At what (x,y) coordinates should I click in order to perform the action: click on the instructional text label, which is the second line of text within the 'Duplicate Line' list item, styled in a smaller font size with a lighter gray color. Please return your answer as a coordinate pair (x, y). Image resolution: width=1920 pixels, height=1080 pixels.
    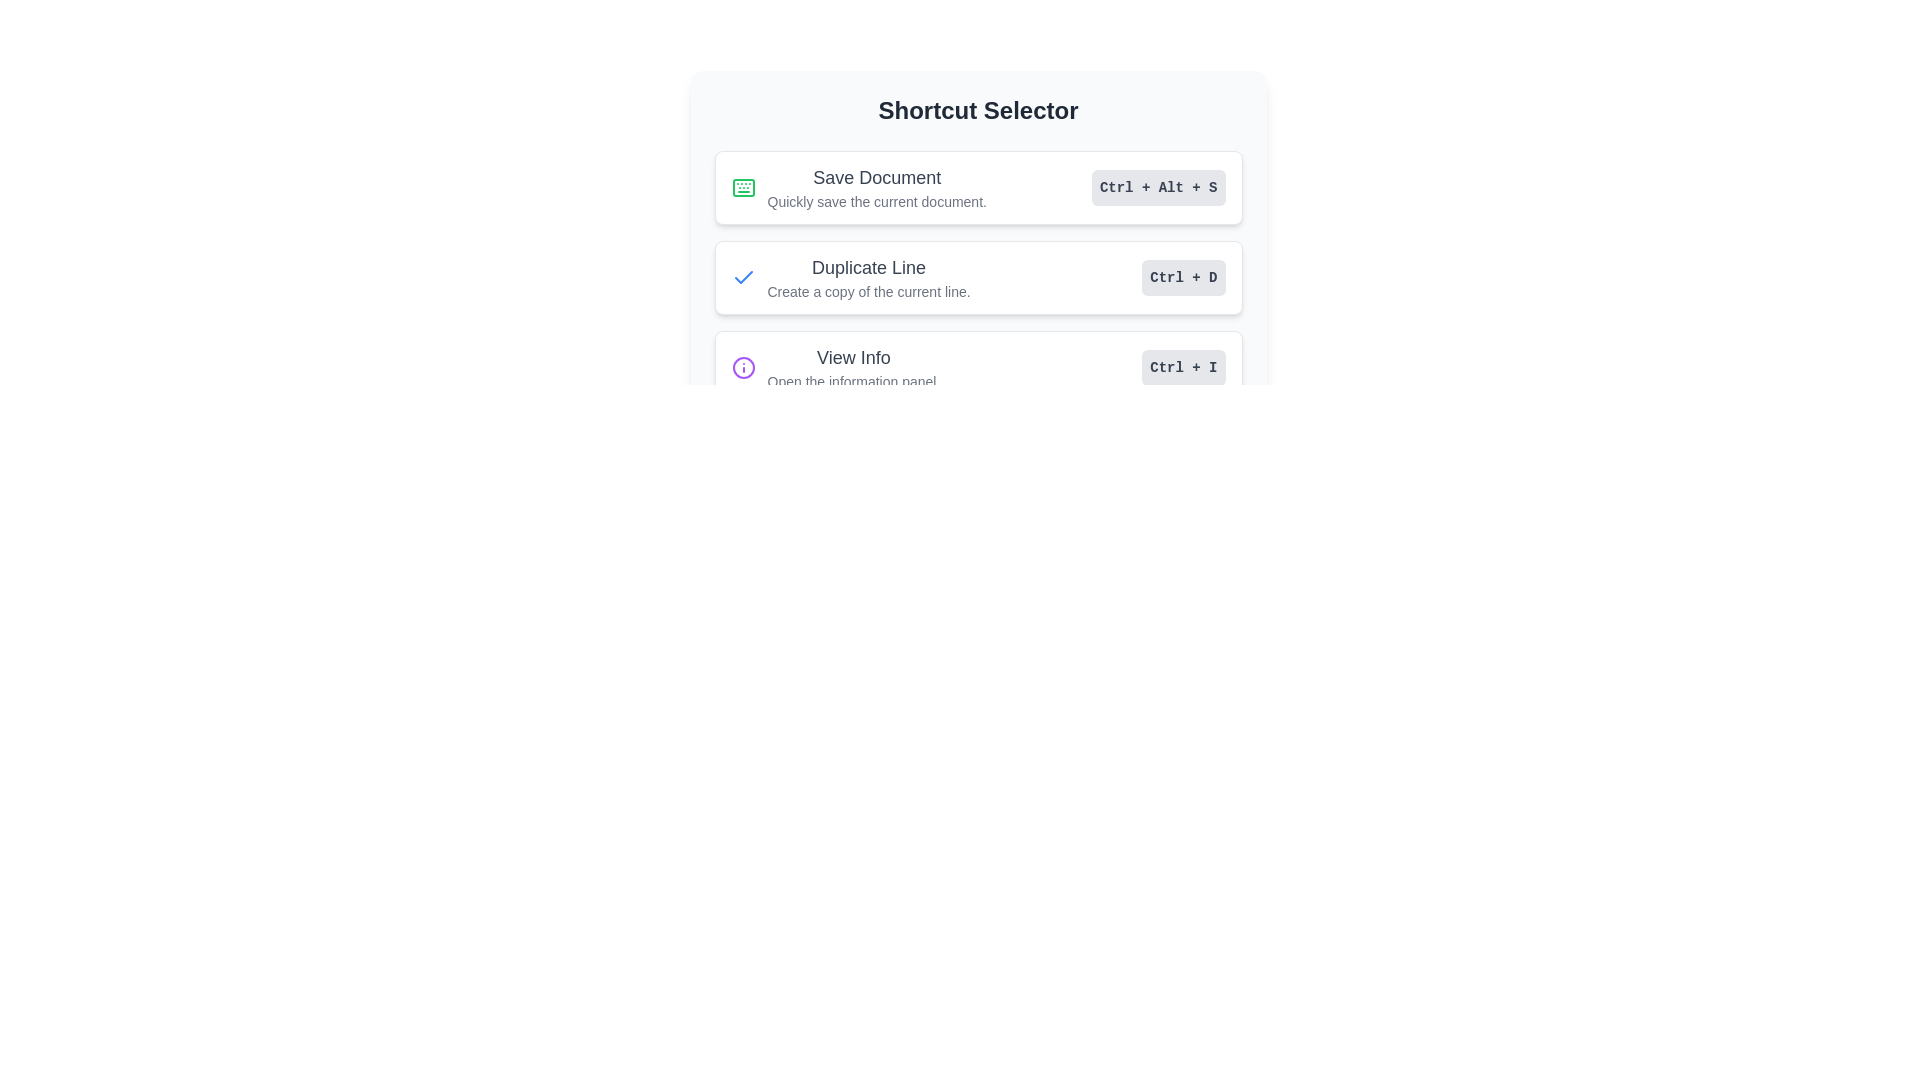
    Looking at the image, I should click on (868, 292).